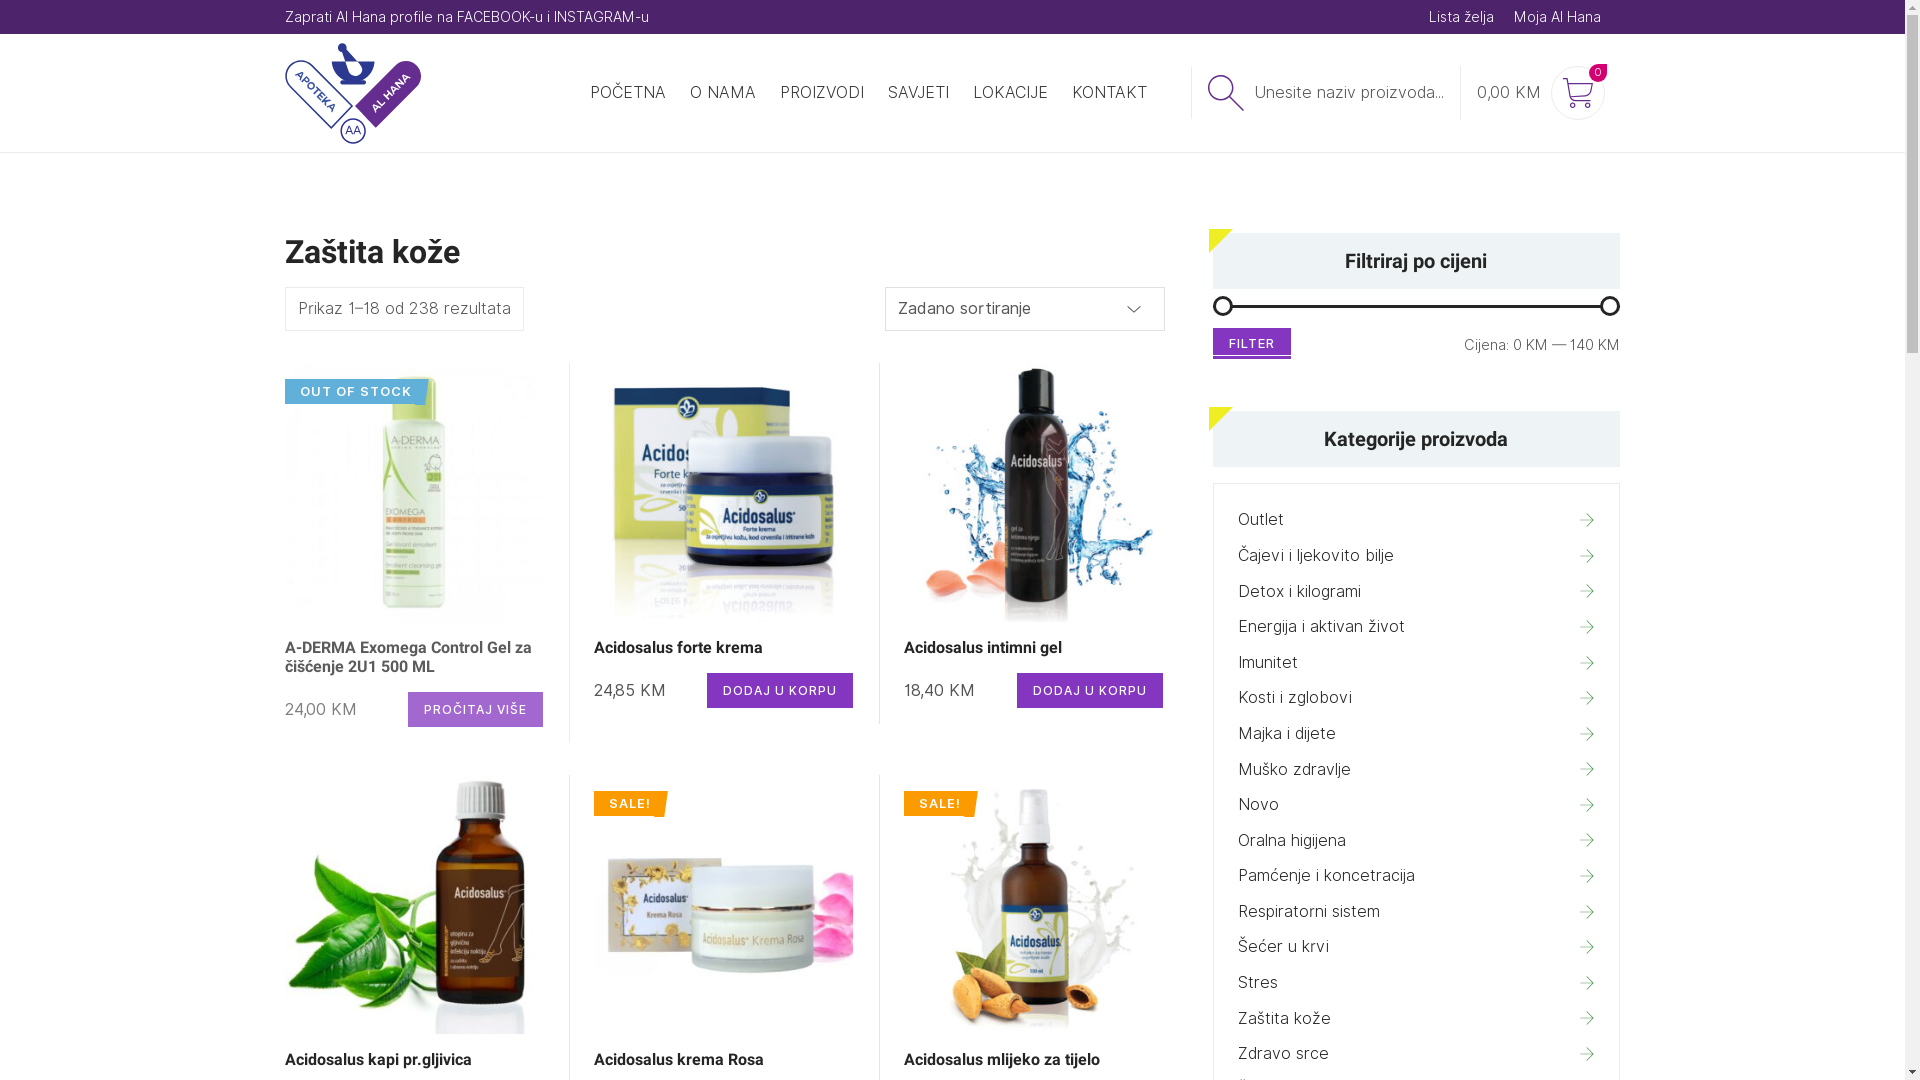 Image resolution: width=1920 pixels, height=1080 pixels. Describe the element at coordinates (1415, 663) in the screenshot. I see `'Imunitet'` at that location.